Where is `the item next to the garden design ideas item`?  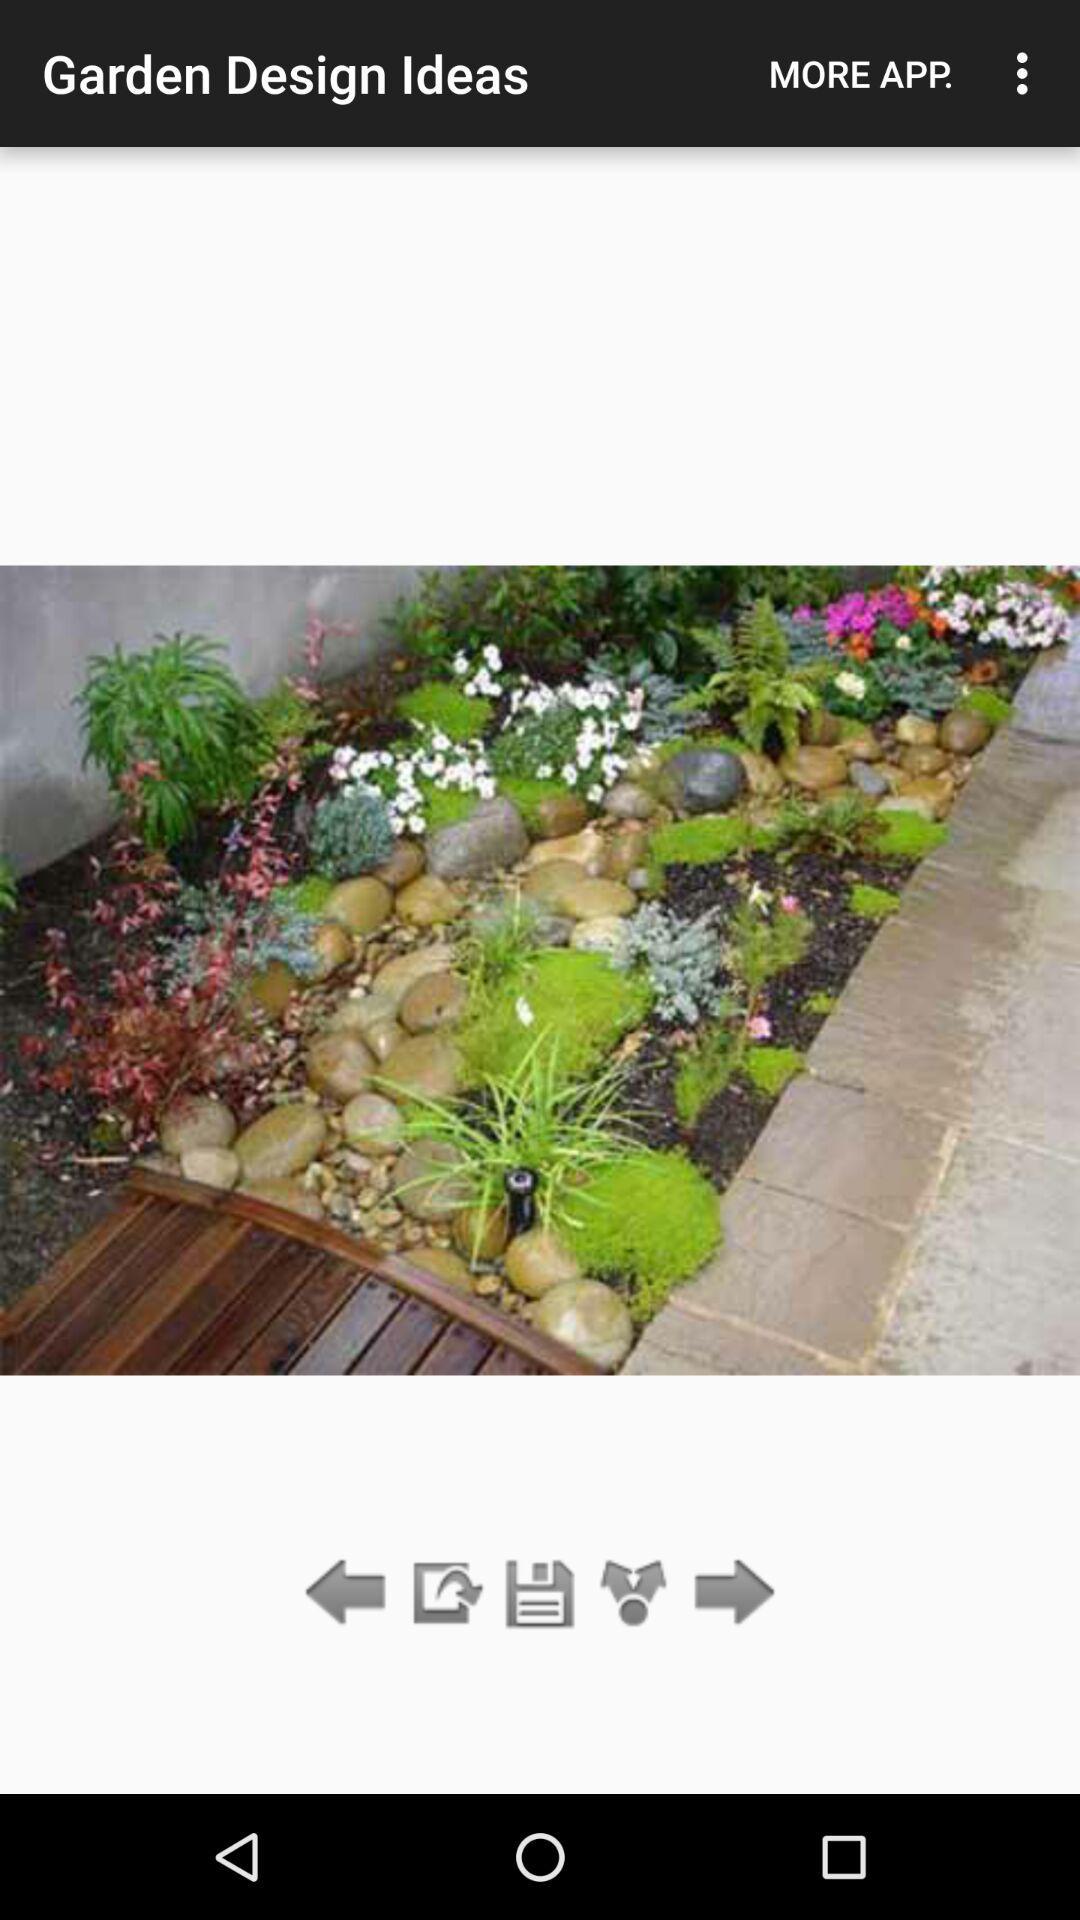 the item next to the garden design ideas item is located at coordinates (860, 73).